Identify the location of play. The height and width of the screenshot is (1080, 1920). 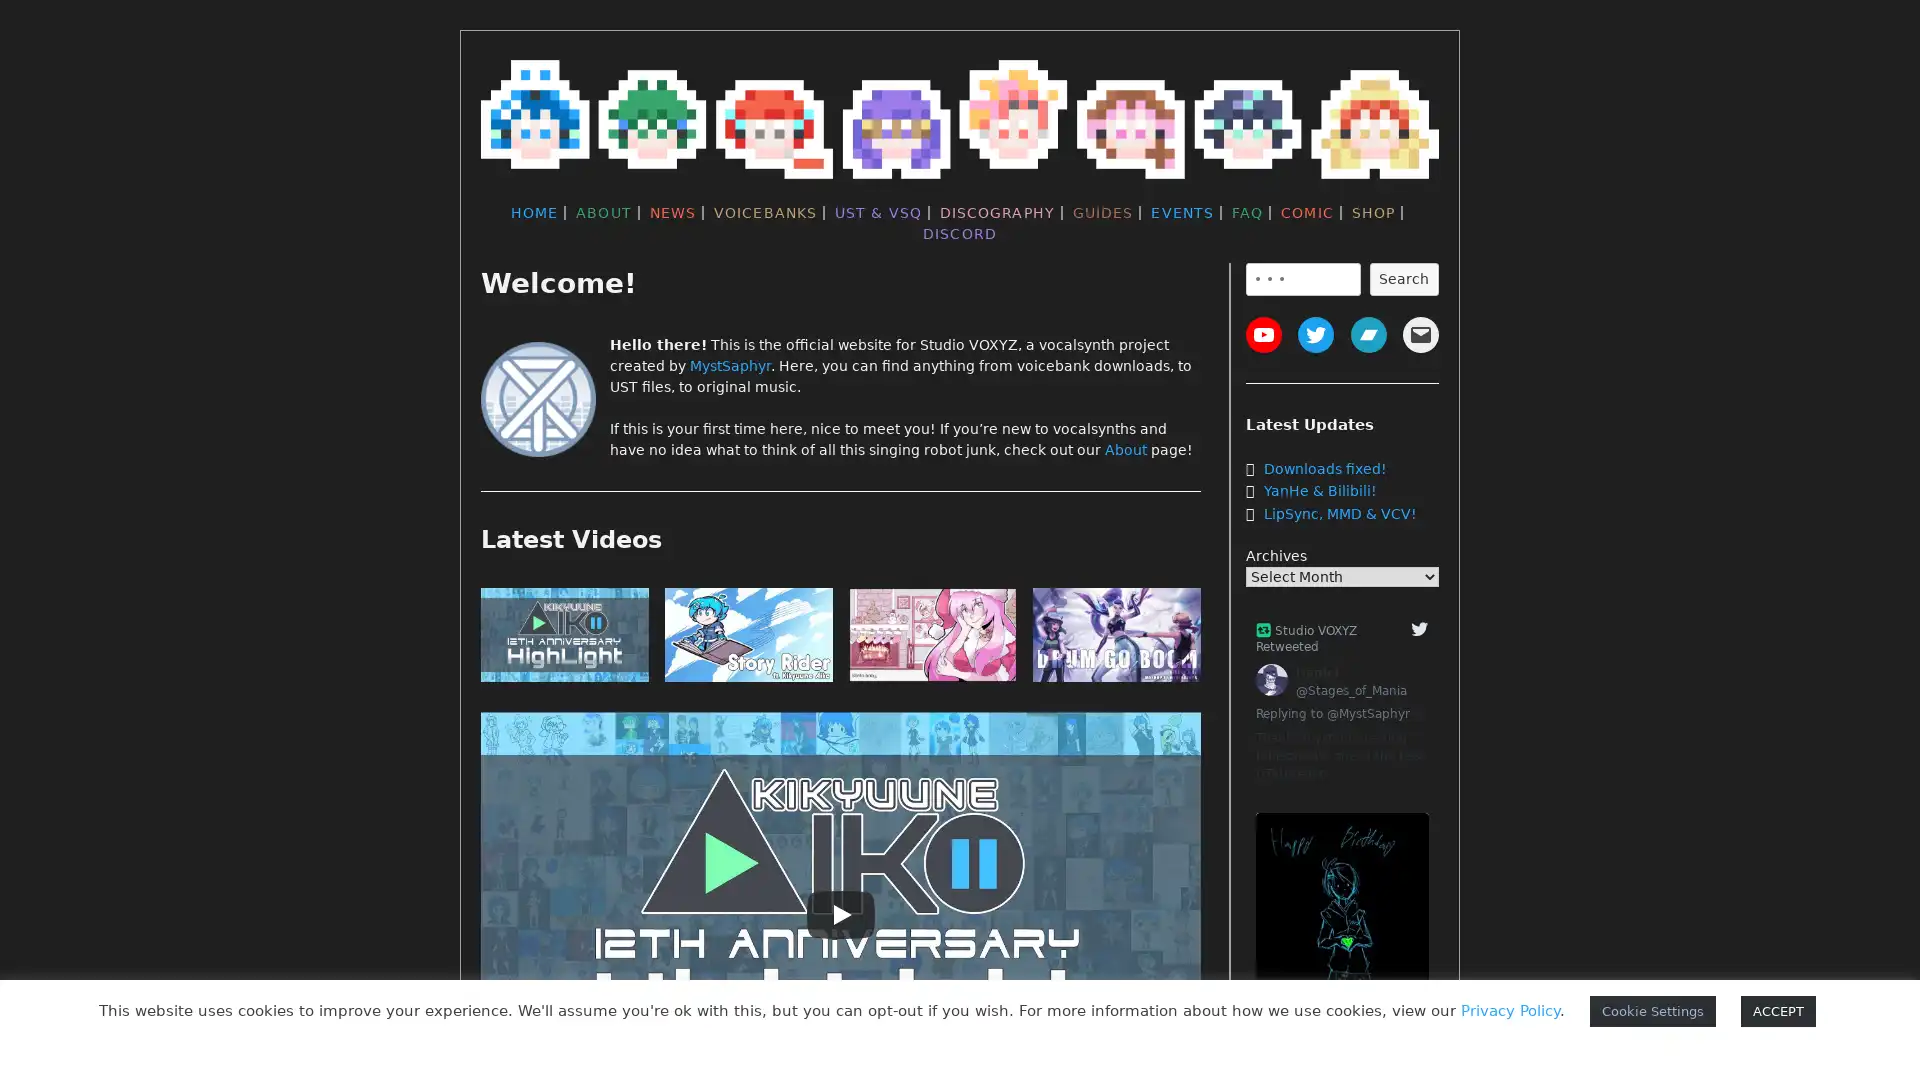
(747, 639).